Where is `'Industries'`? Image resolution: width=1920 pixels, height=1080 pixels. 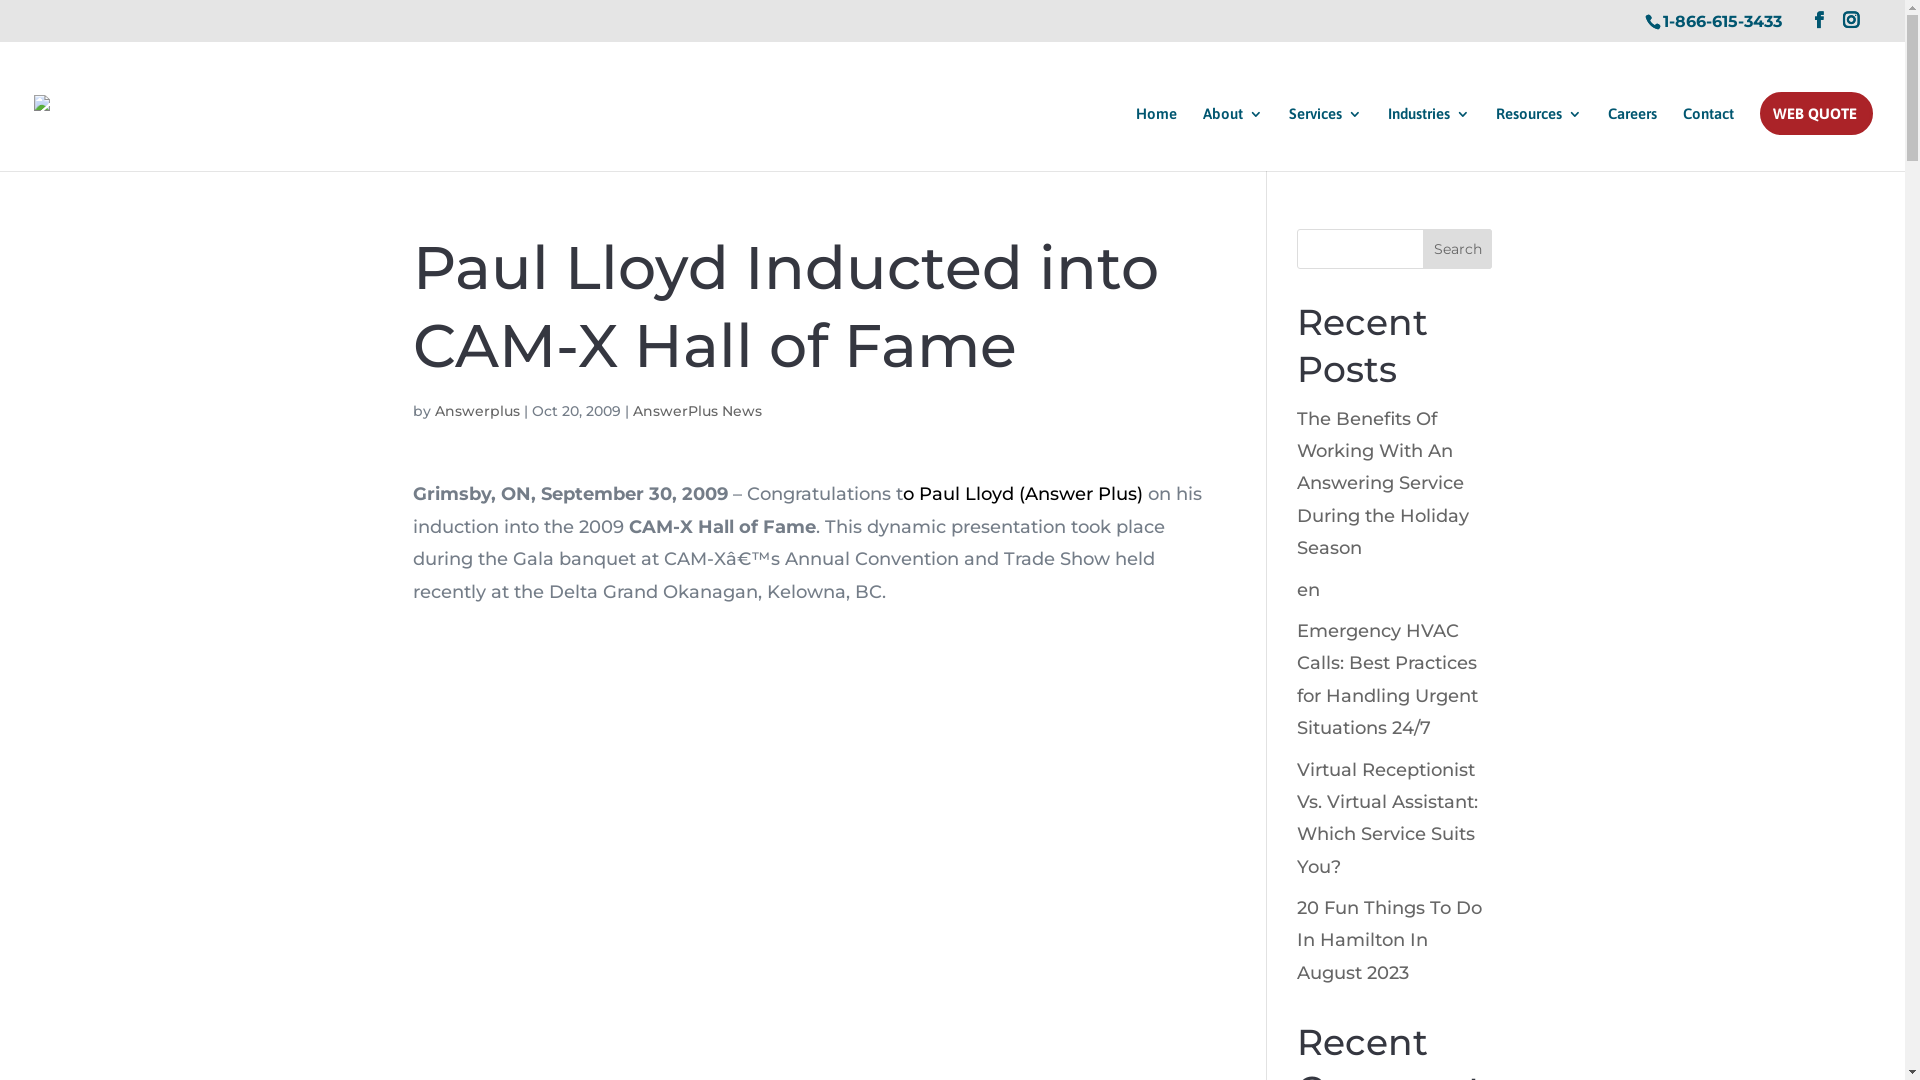
'Industries' is located at coordinates (1428, 137).